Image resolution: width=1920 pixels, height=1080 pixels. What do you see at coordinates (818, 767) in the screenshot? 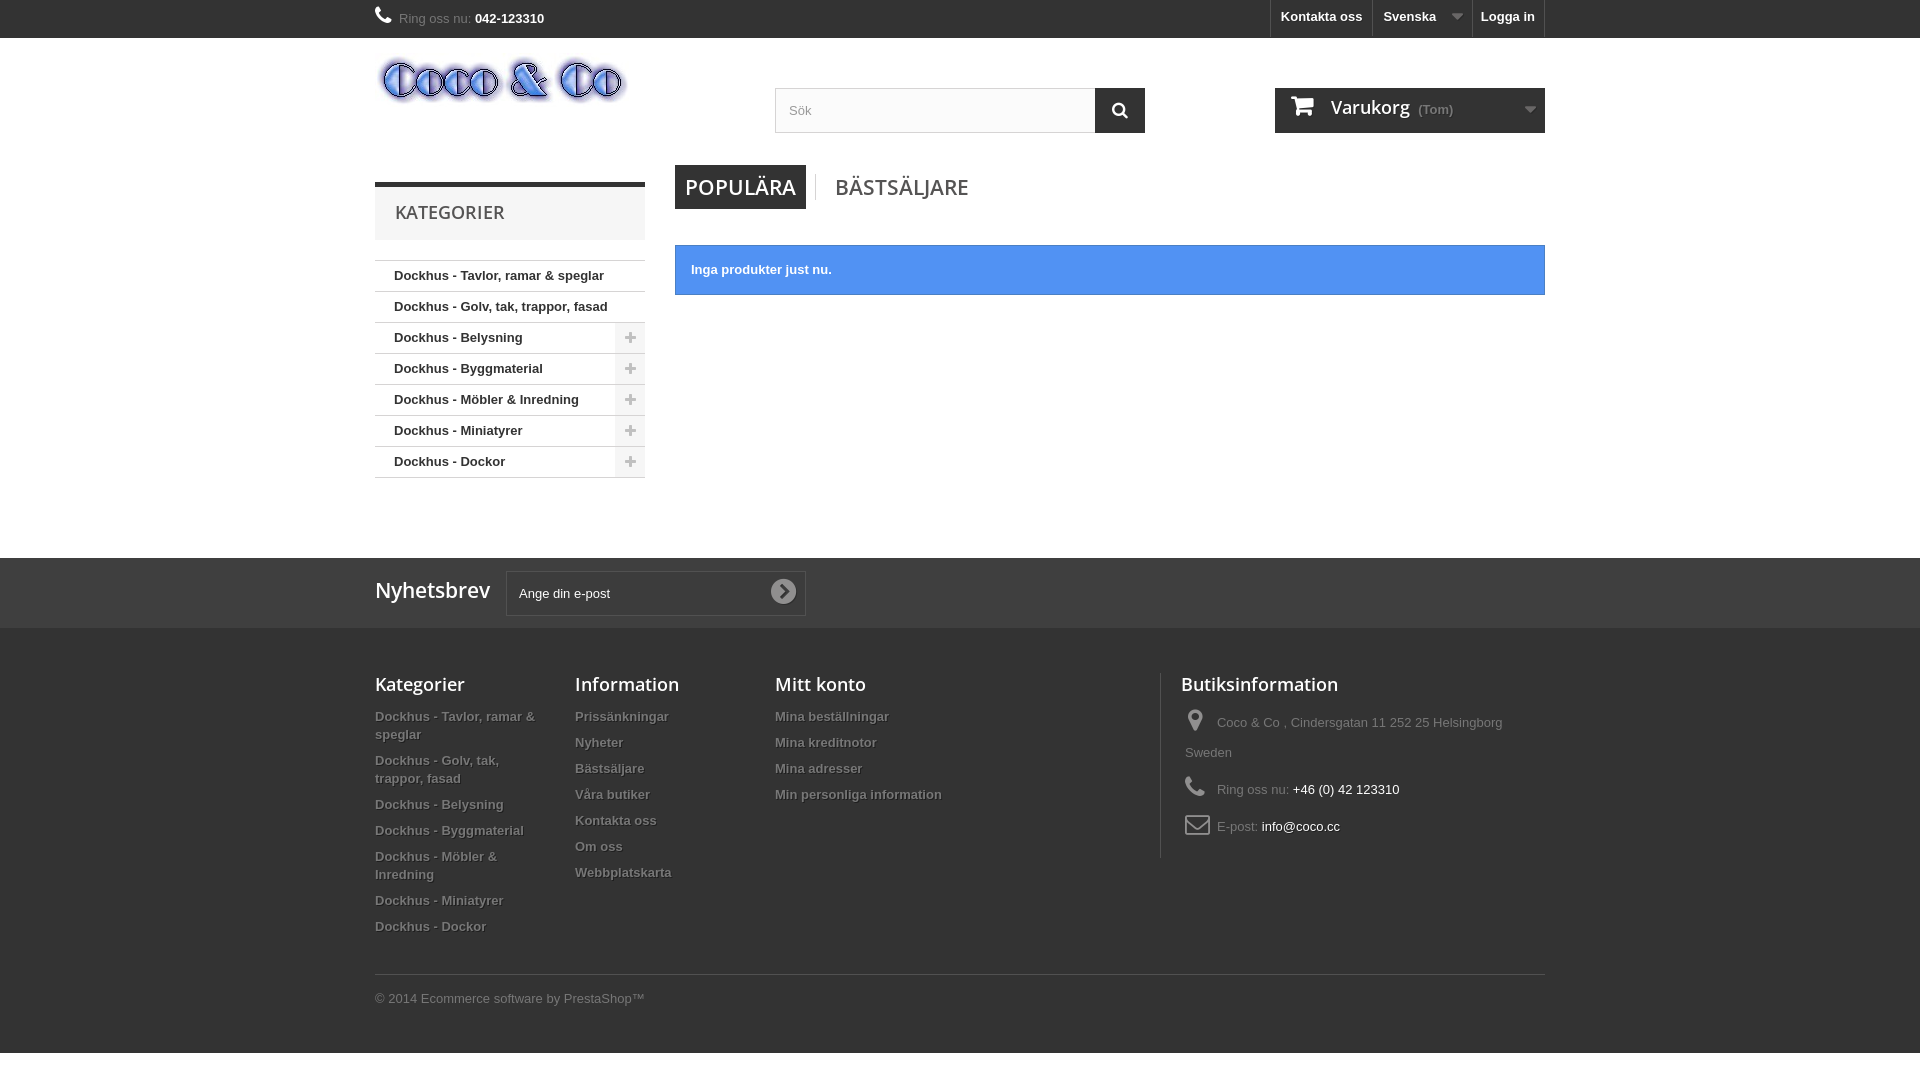
I see `'Mina adresser'` at bounding box center [818, 767].